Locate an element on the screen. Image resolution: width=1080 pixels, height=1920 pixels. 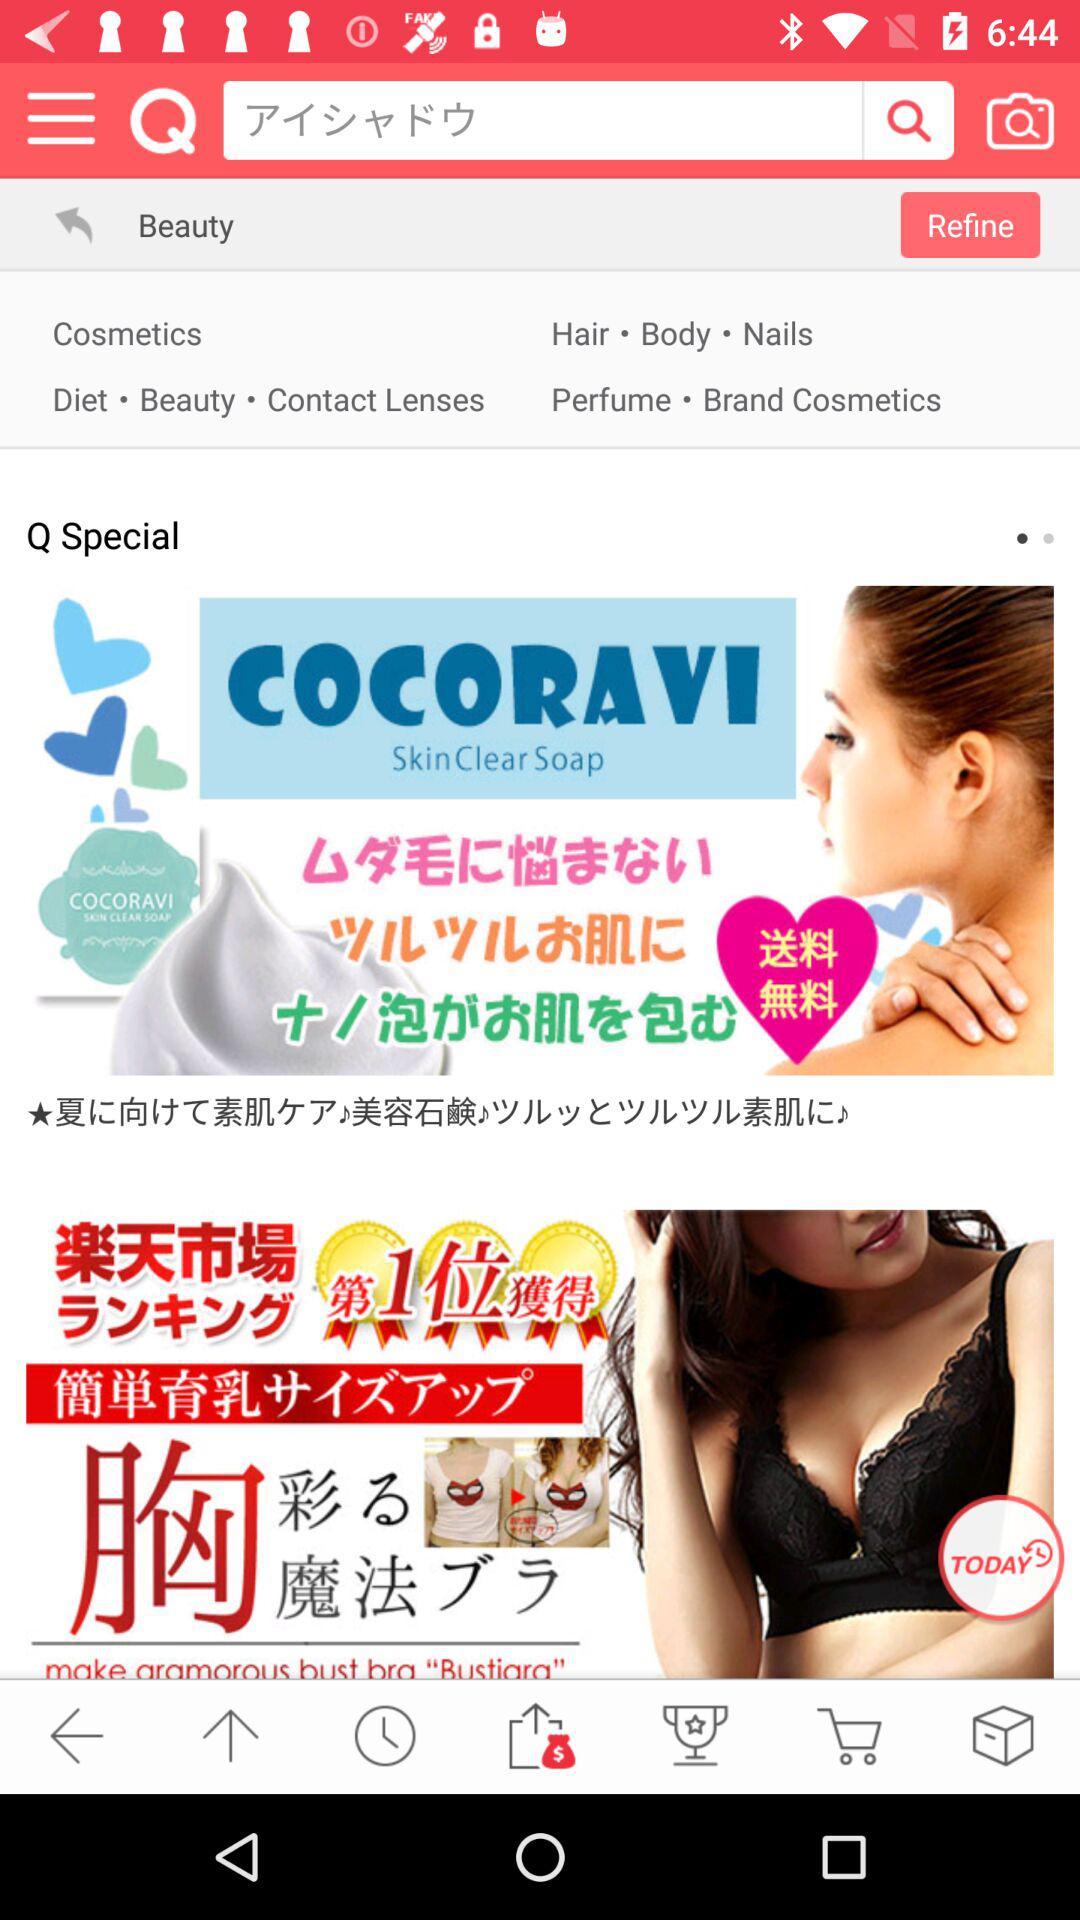
the microphone icon is located at coordinates (692, 1734).